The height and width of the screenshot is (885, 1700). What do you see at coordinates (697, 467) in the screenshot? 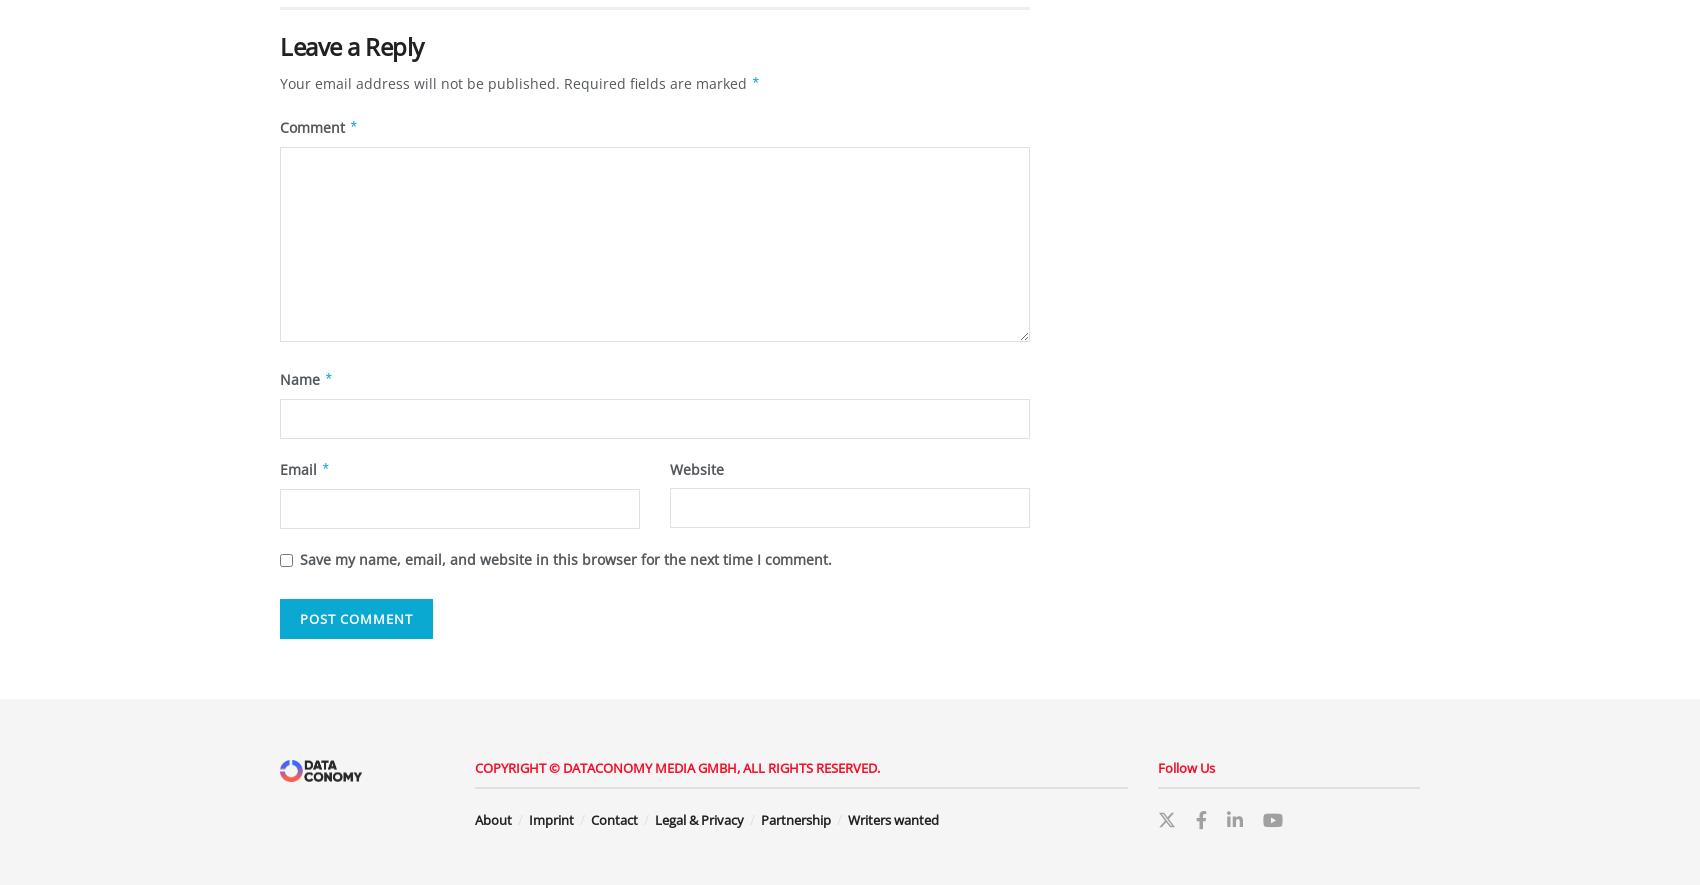
I see `'Website'` at bounding box center [697, 467].